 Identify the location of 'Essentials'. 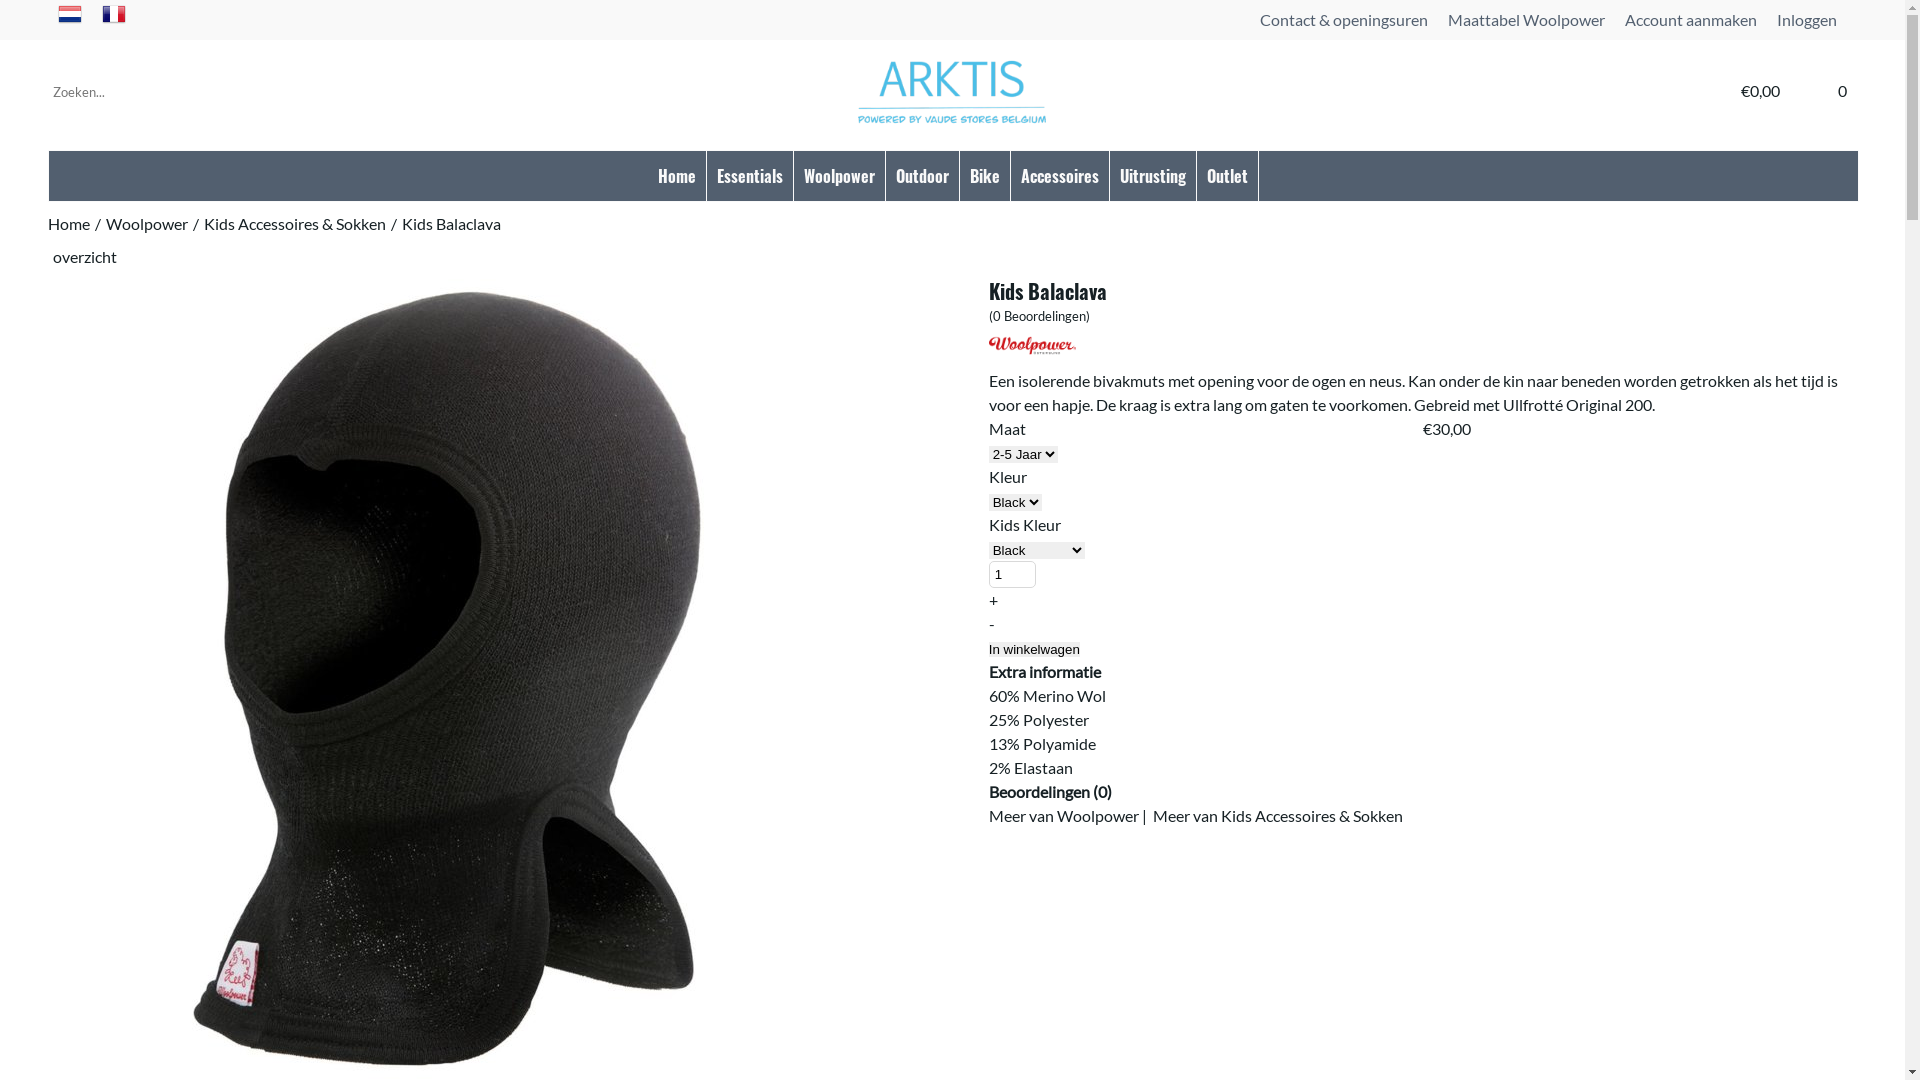
(748, 175).